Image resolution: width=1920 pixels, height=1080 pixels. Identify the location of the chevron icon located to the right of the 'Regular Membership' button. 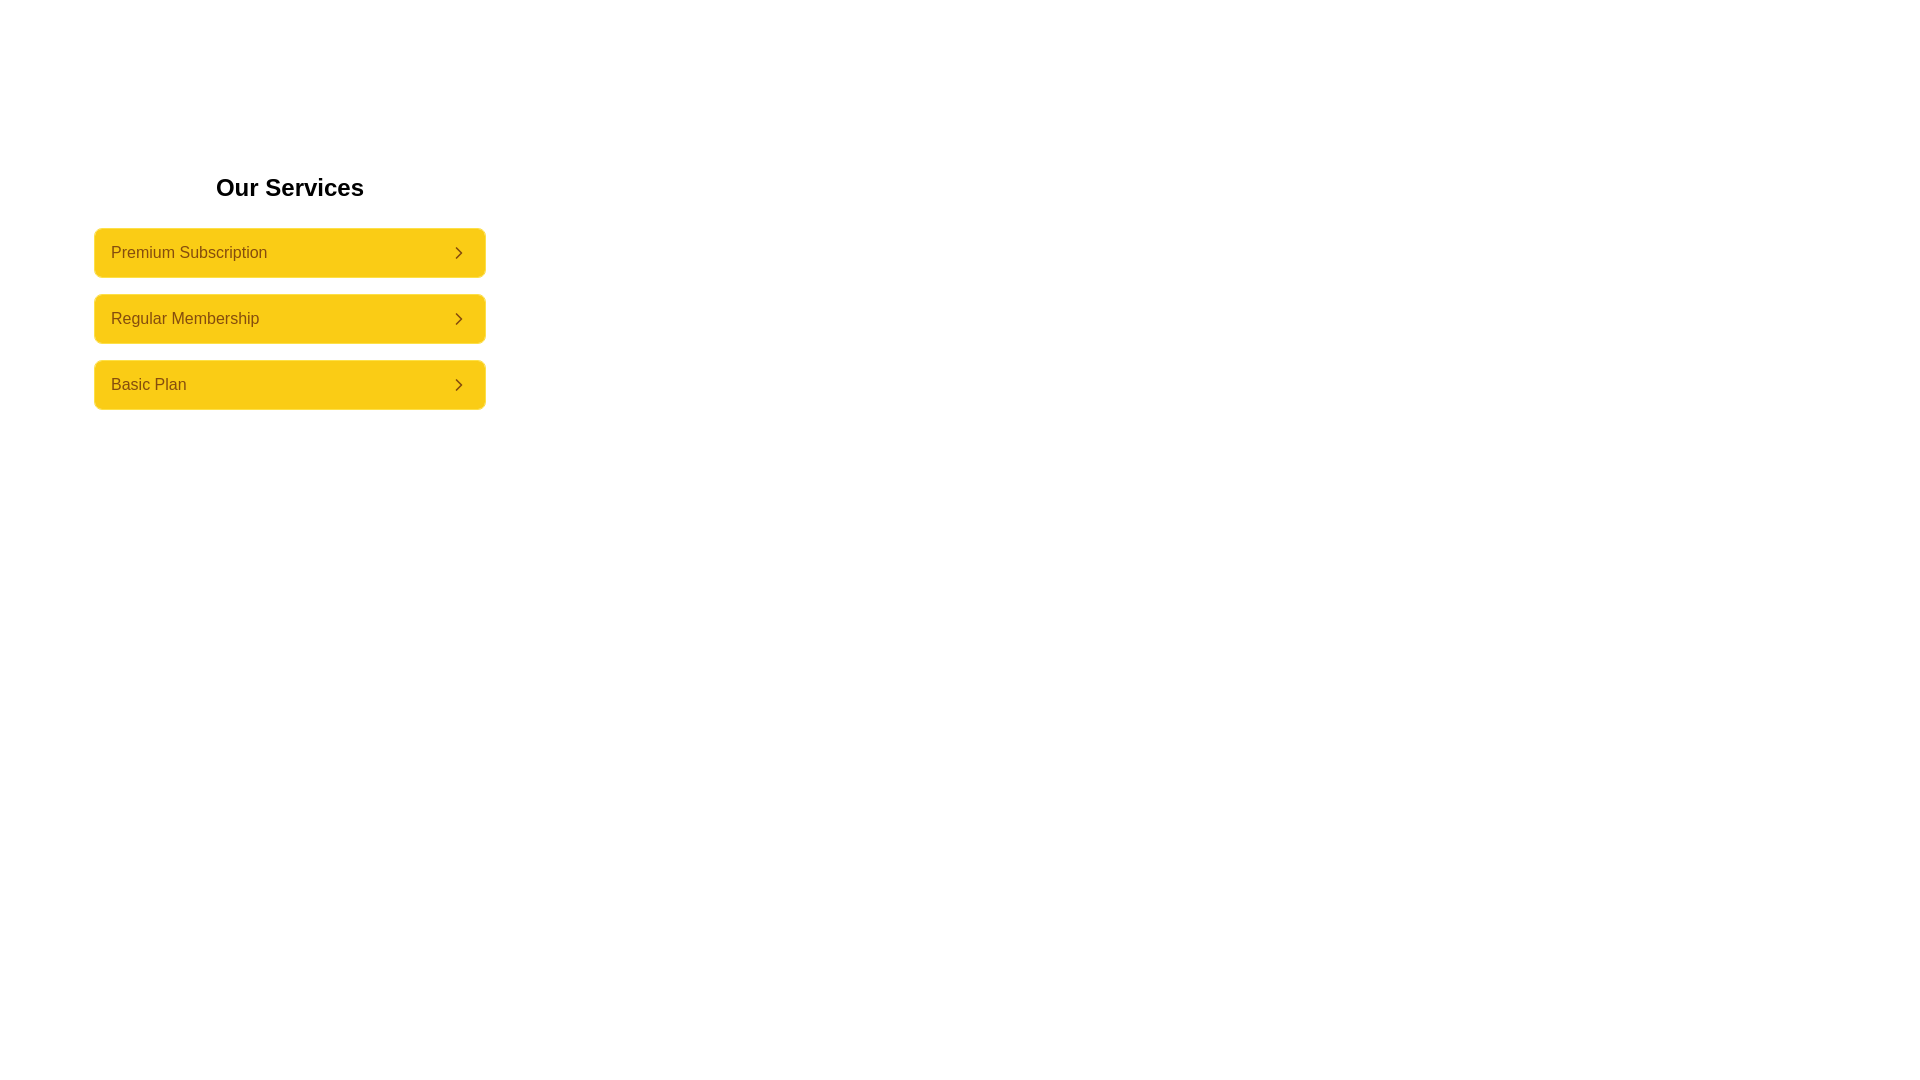
(458, 318).